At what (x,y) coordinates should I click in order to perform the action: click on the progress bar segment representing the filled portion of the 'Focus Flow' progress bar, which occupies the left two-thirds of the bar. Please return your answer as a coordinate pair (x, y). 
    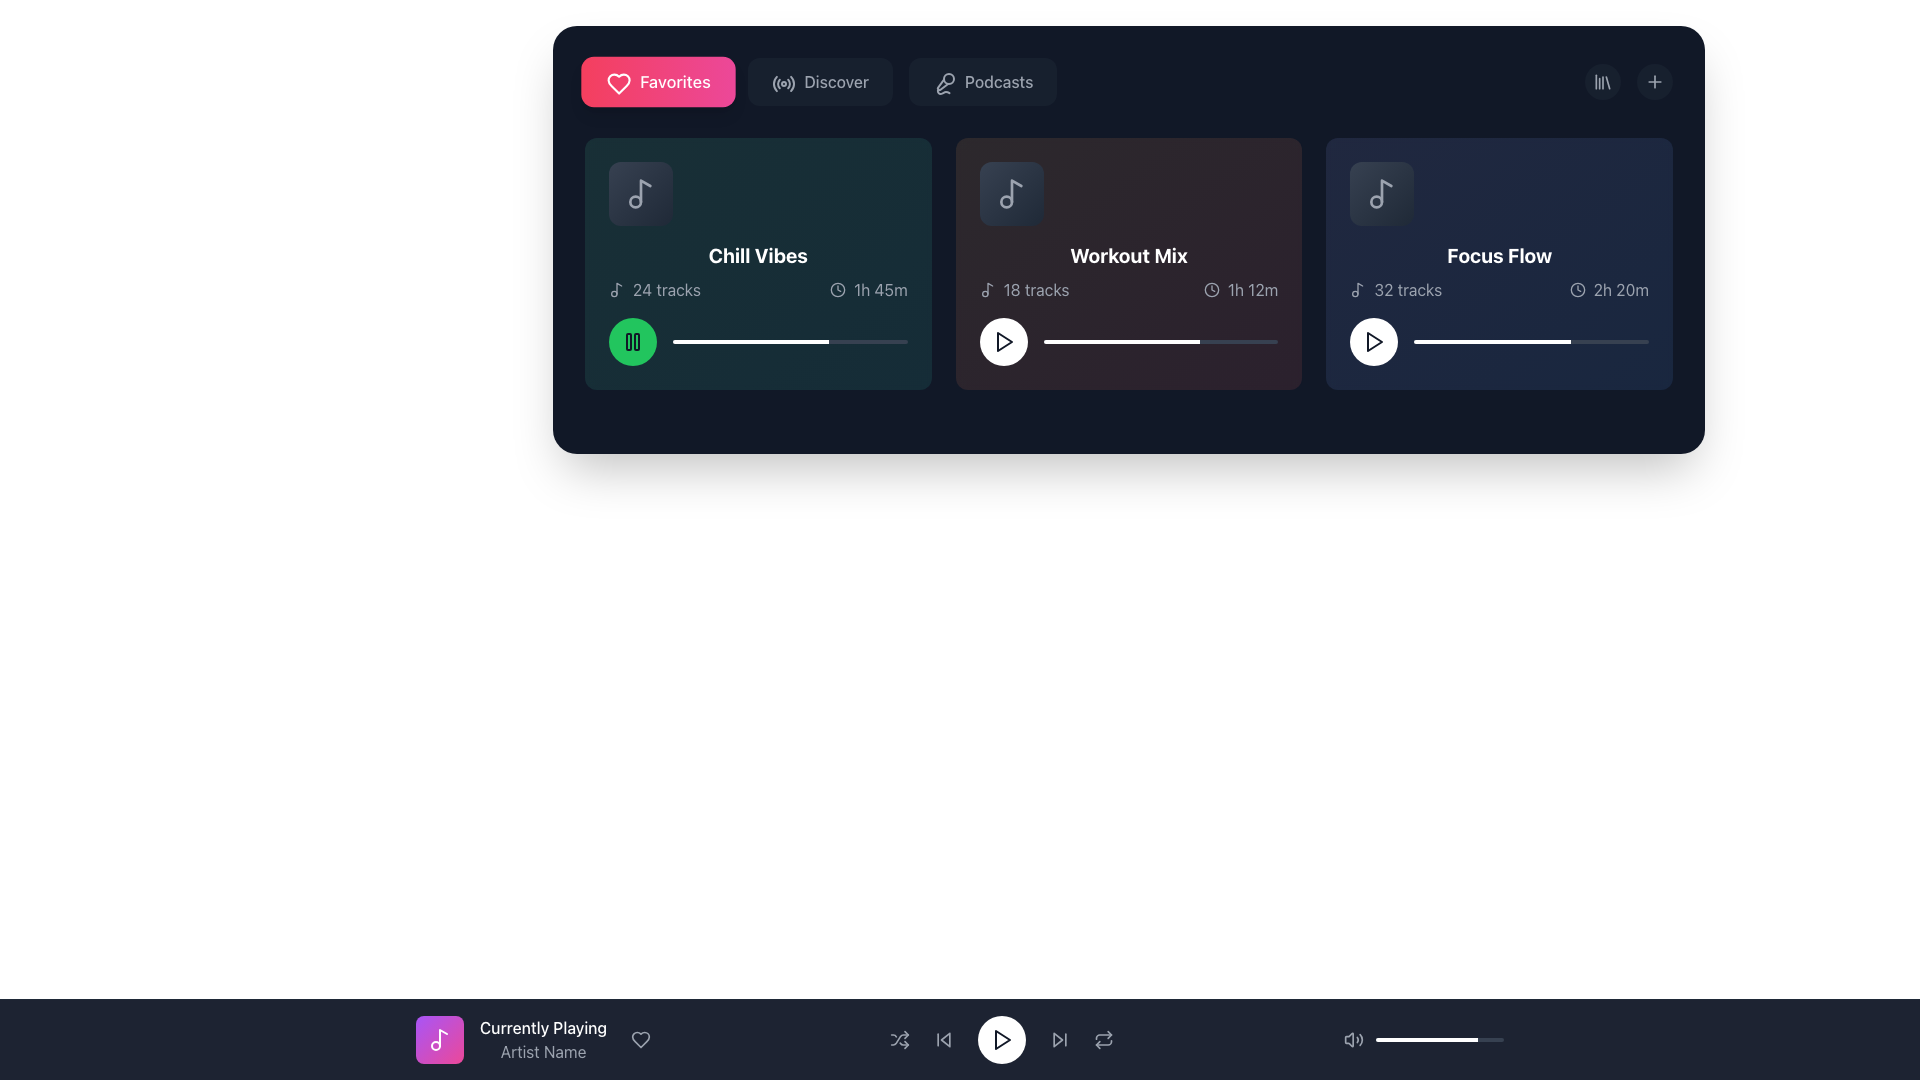
    Looking at the image, I should click on (1492, 341).